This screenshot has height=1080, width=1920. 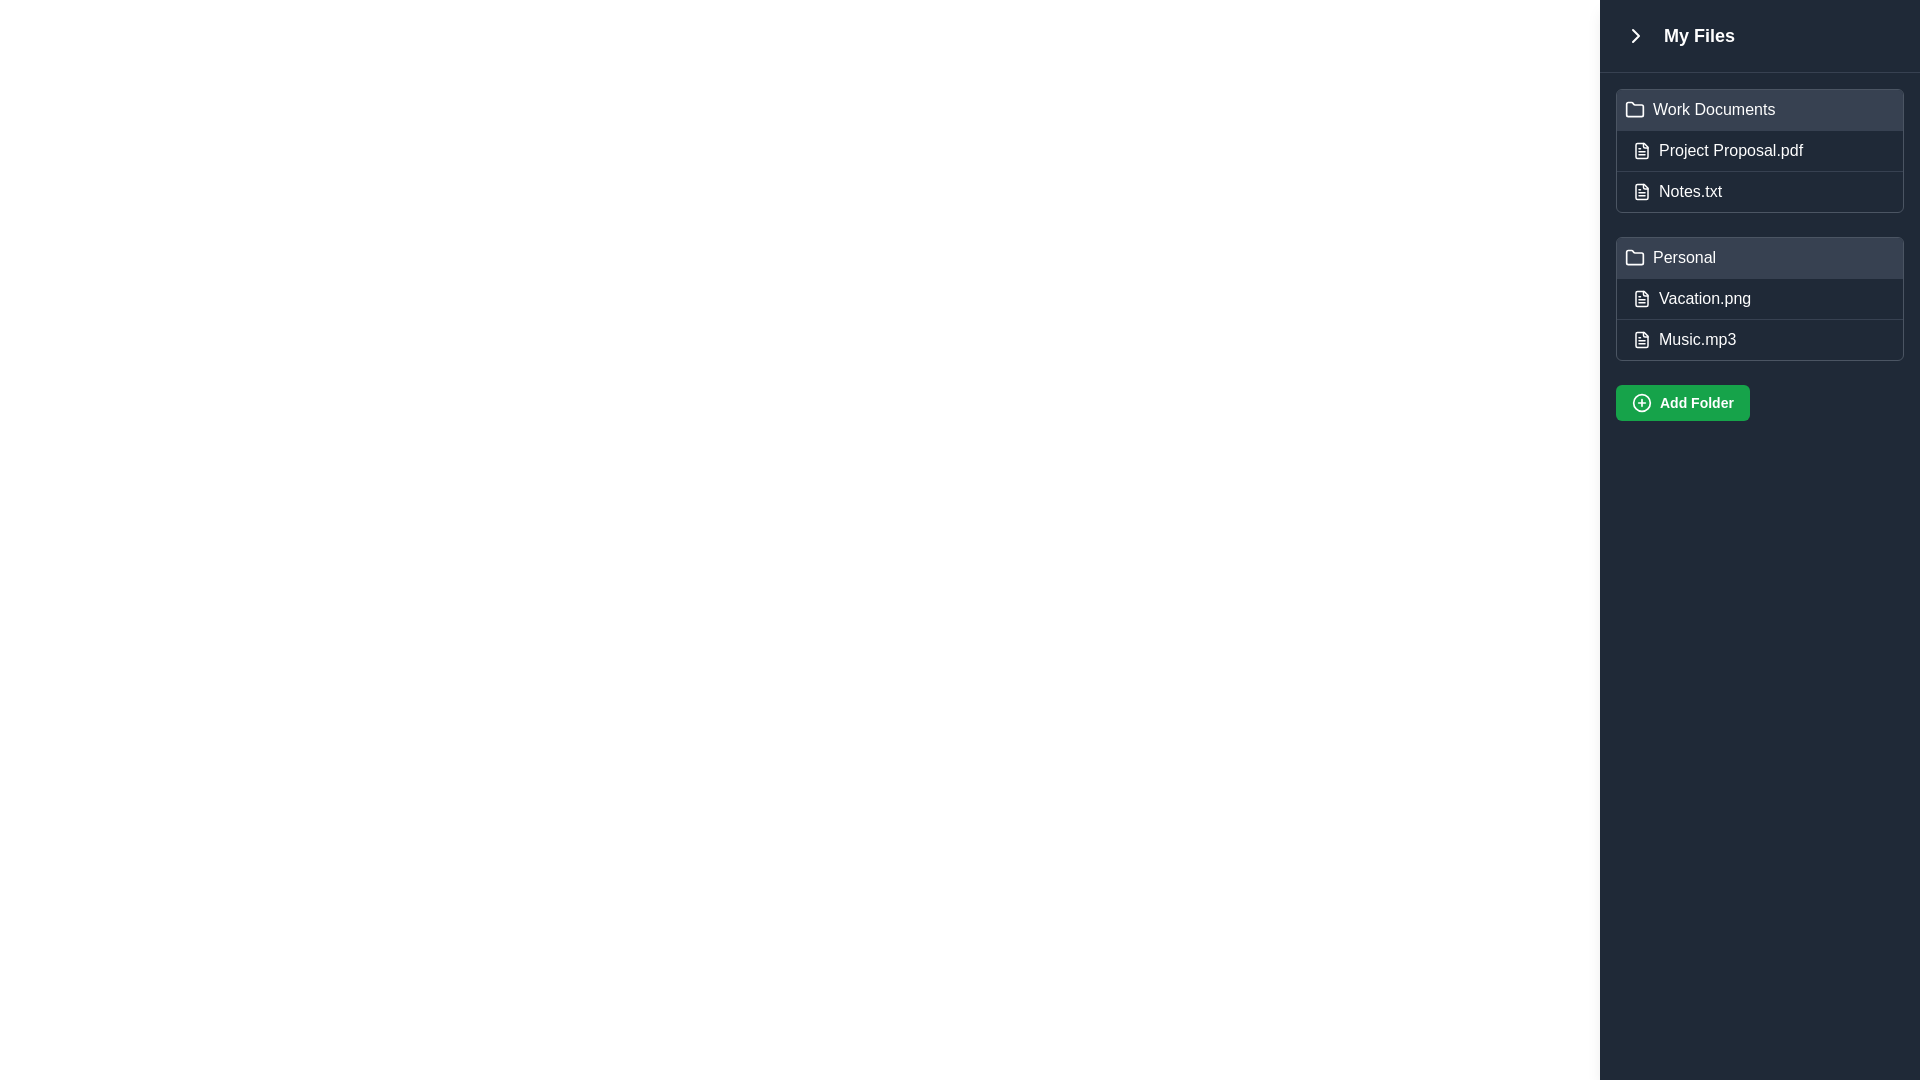 I want to click on the 'Create New Folder' button located at the bottom of the right panel, below the file items 'Personal', 'Vacation.png', and 'Music.mp3', so click(x=1681, y=402).